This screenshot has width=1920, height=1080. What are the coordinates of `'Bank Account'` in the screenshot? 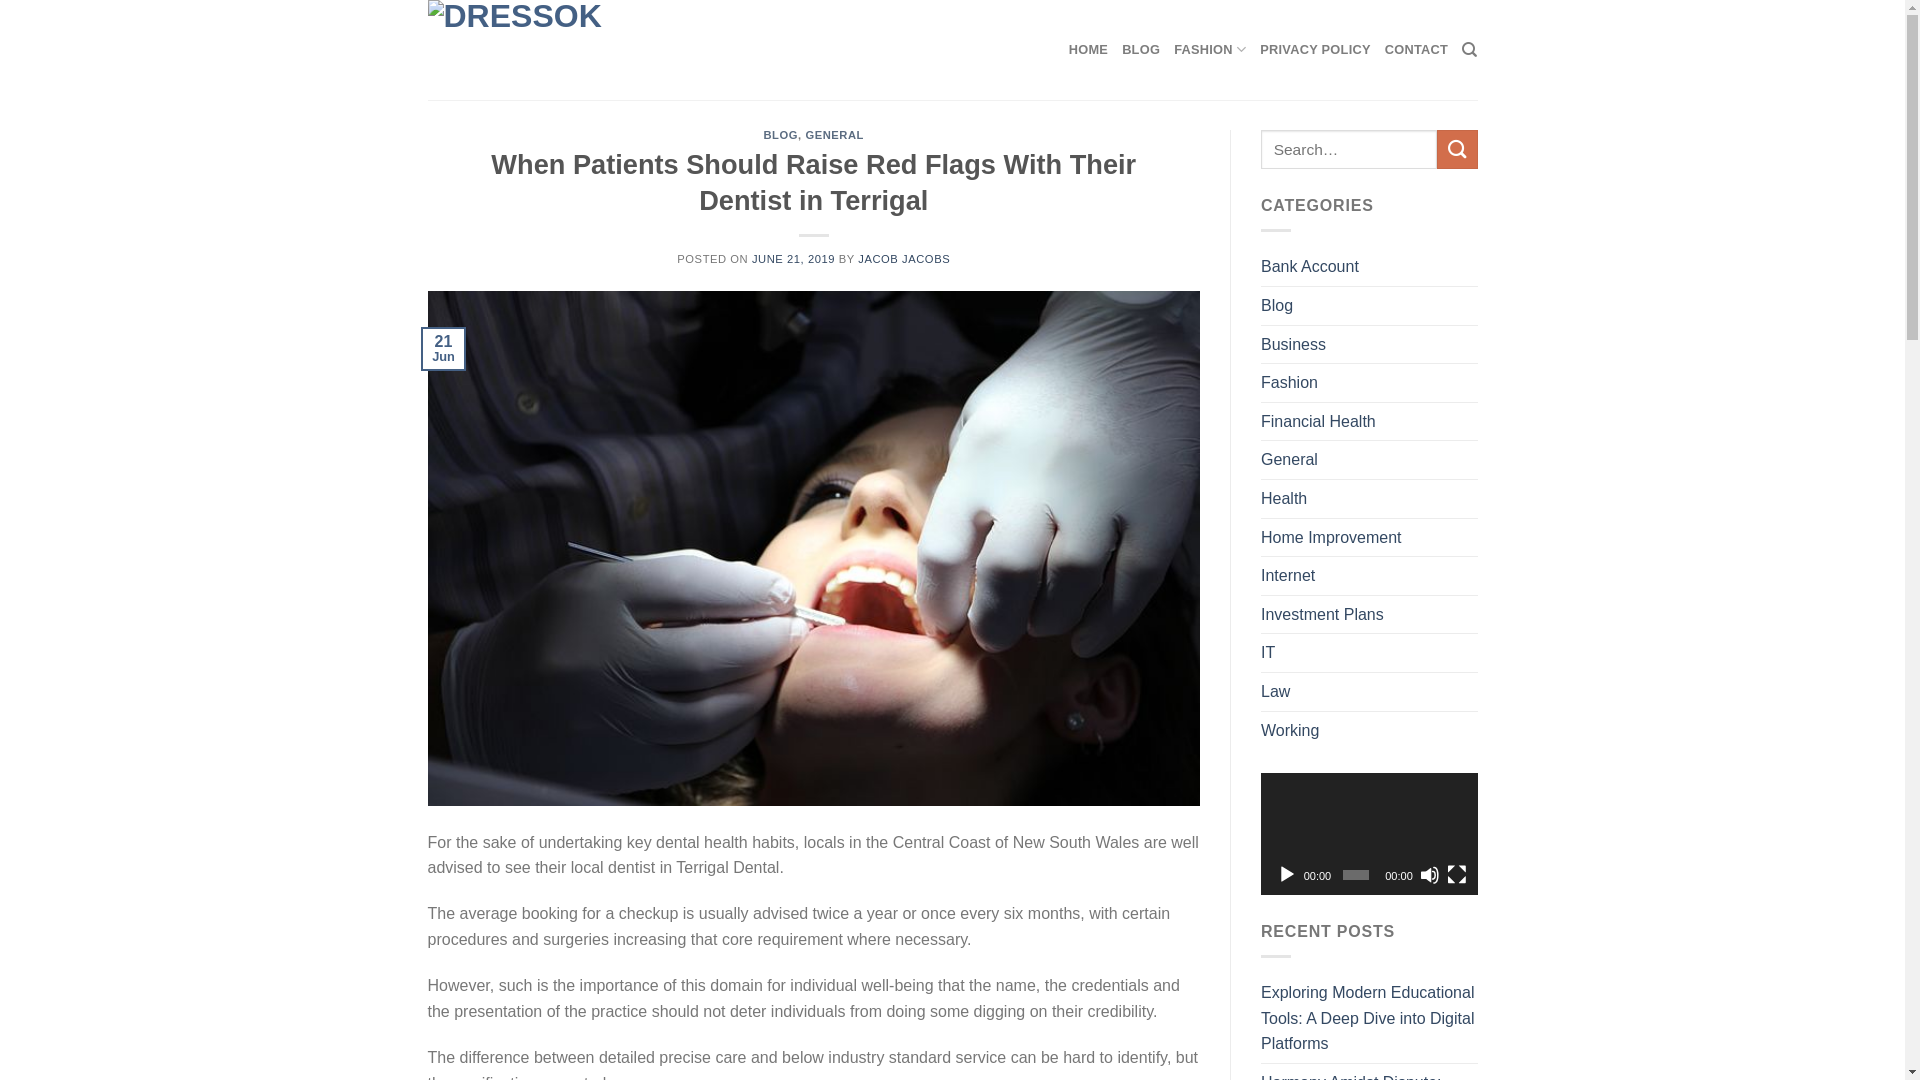 It's located at (1310, 265).